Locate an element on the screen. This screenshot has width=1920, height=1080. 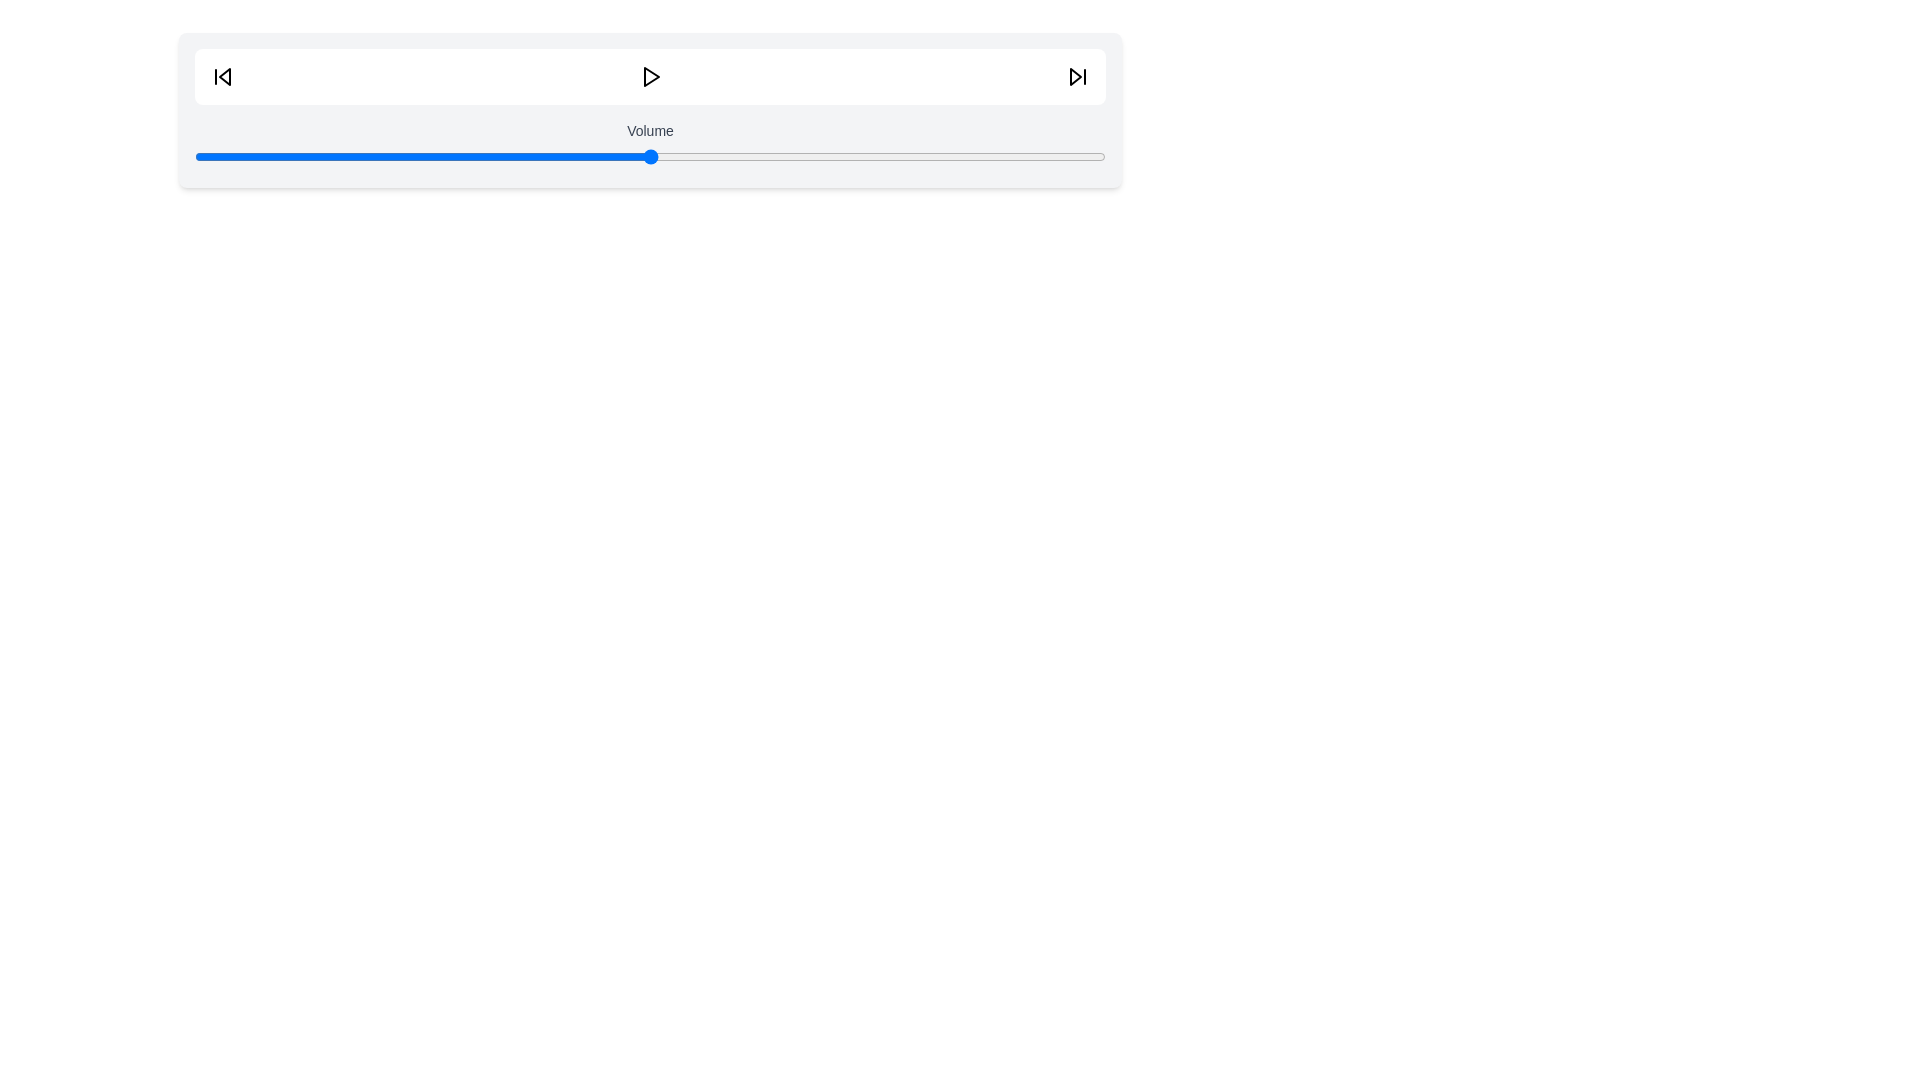
the 'Play' button located in the top panel of the application layout, which is situated to the right of a similar button is located at coordinates (650, 76).